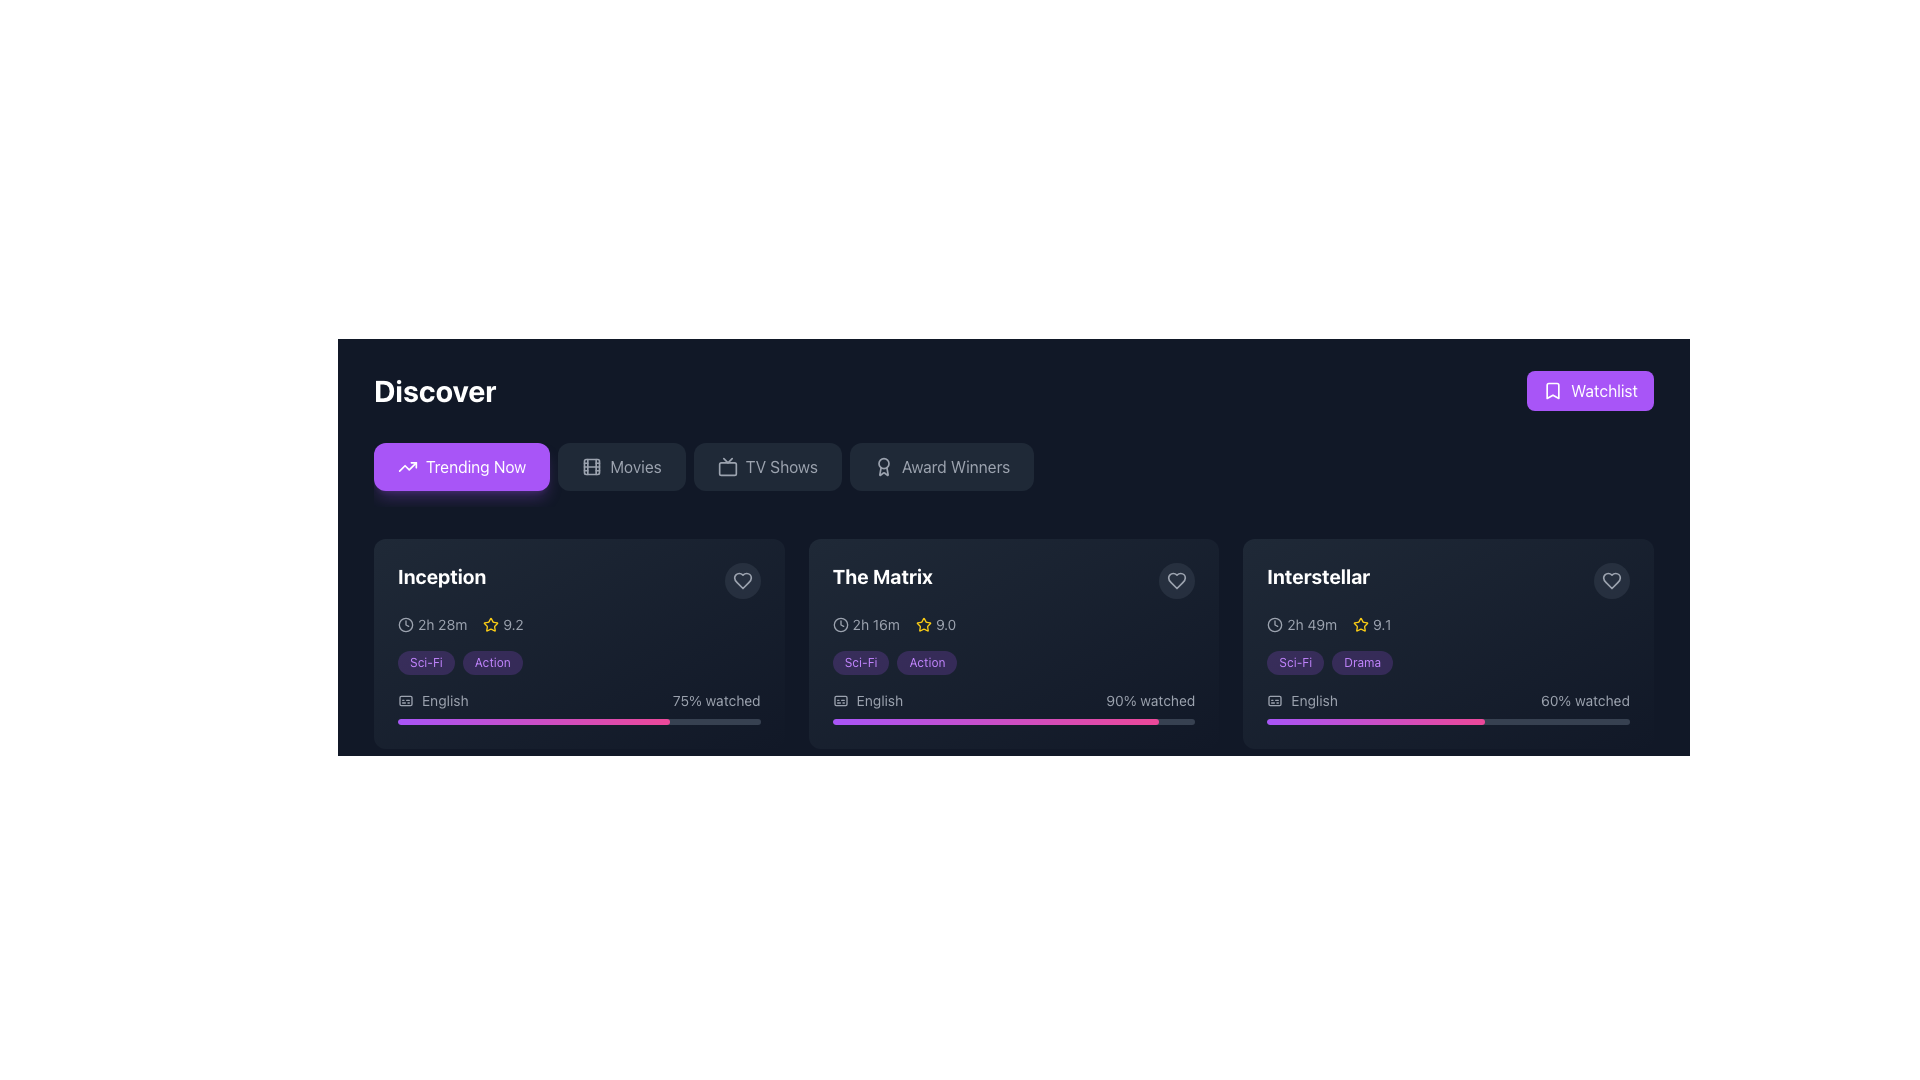 This screenshot has width=1920, height=1080. What do you see at coordinates (1552, 390) in the screenshot?
I see `the purple 'Watchlist' button with a bookmark icon located at the top-right corner of the interface` at bounding box center [1552, 390].